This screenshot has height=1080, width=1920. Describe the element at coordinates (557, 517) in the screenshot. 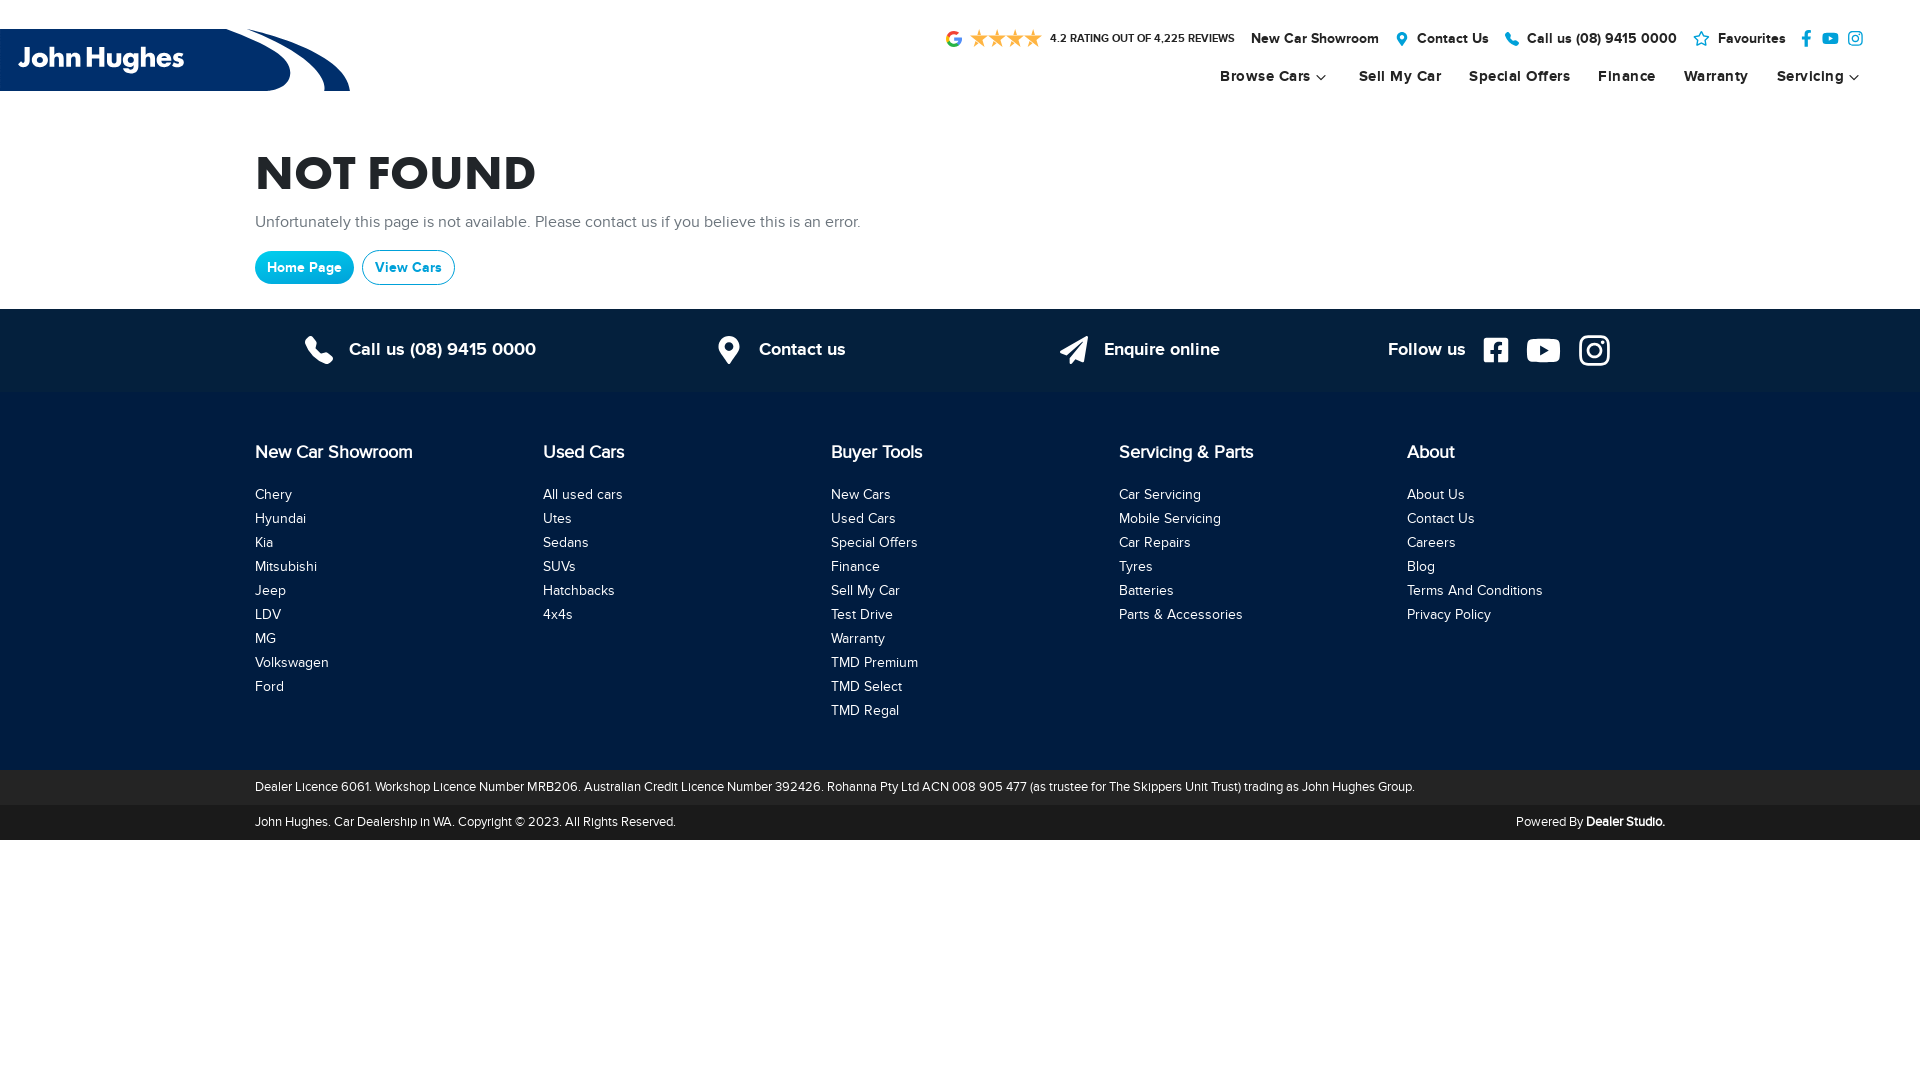

I see `'Utes'` at that location.